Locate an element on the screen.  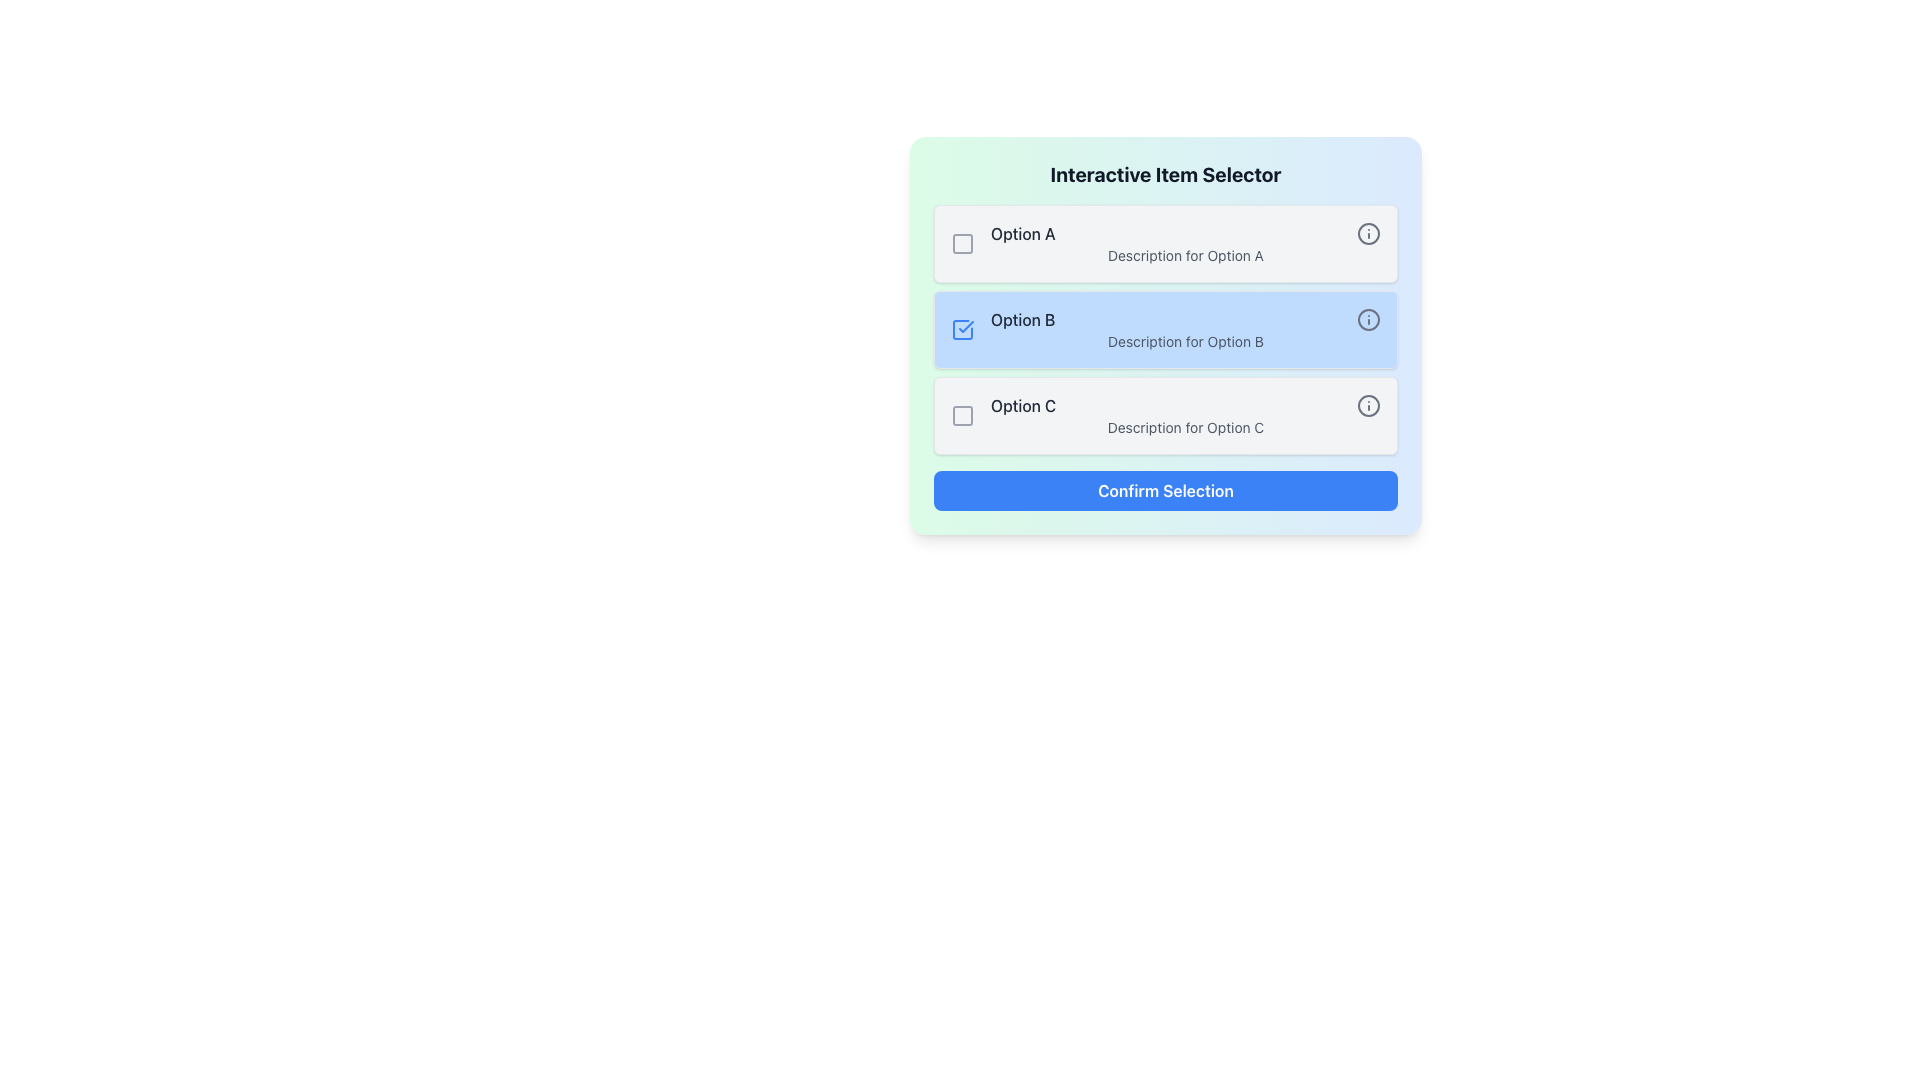
the top selectable list item that displays a title and description to make a selection is located at coordinates (1185, 242).